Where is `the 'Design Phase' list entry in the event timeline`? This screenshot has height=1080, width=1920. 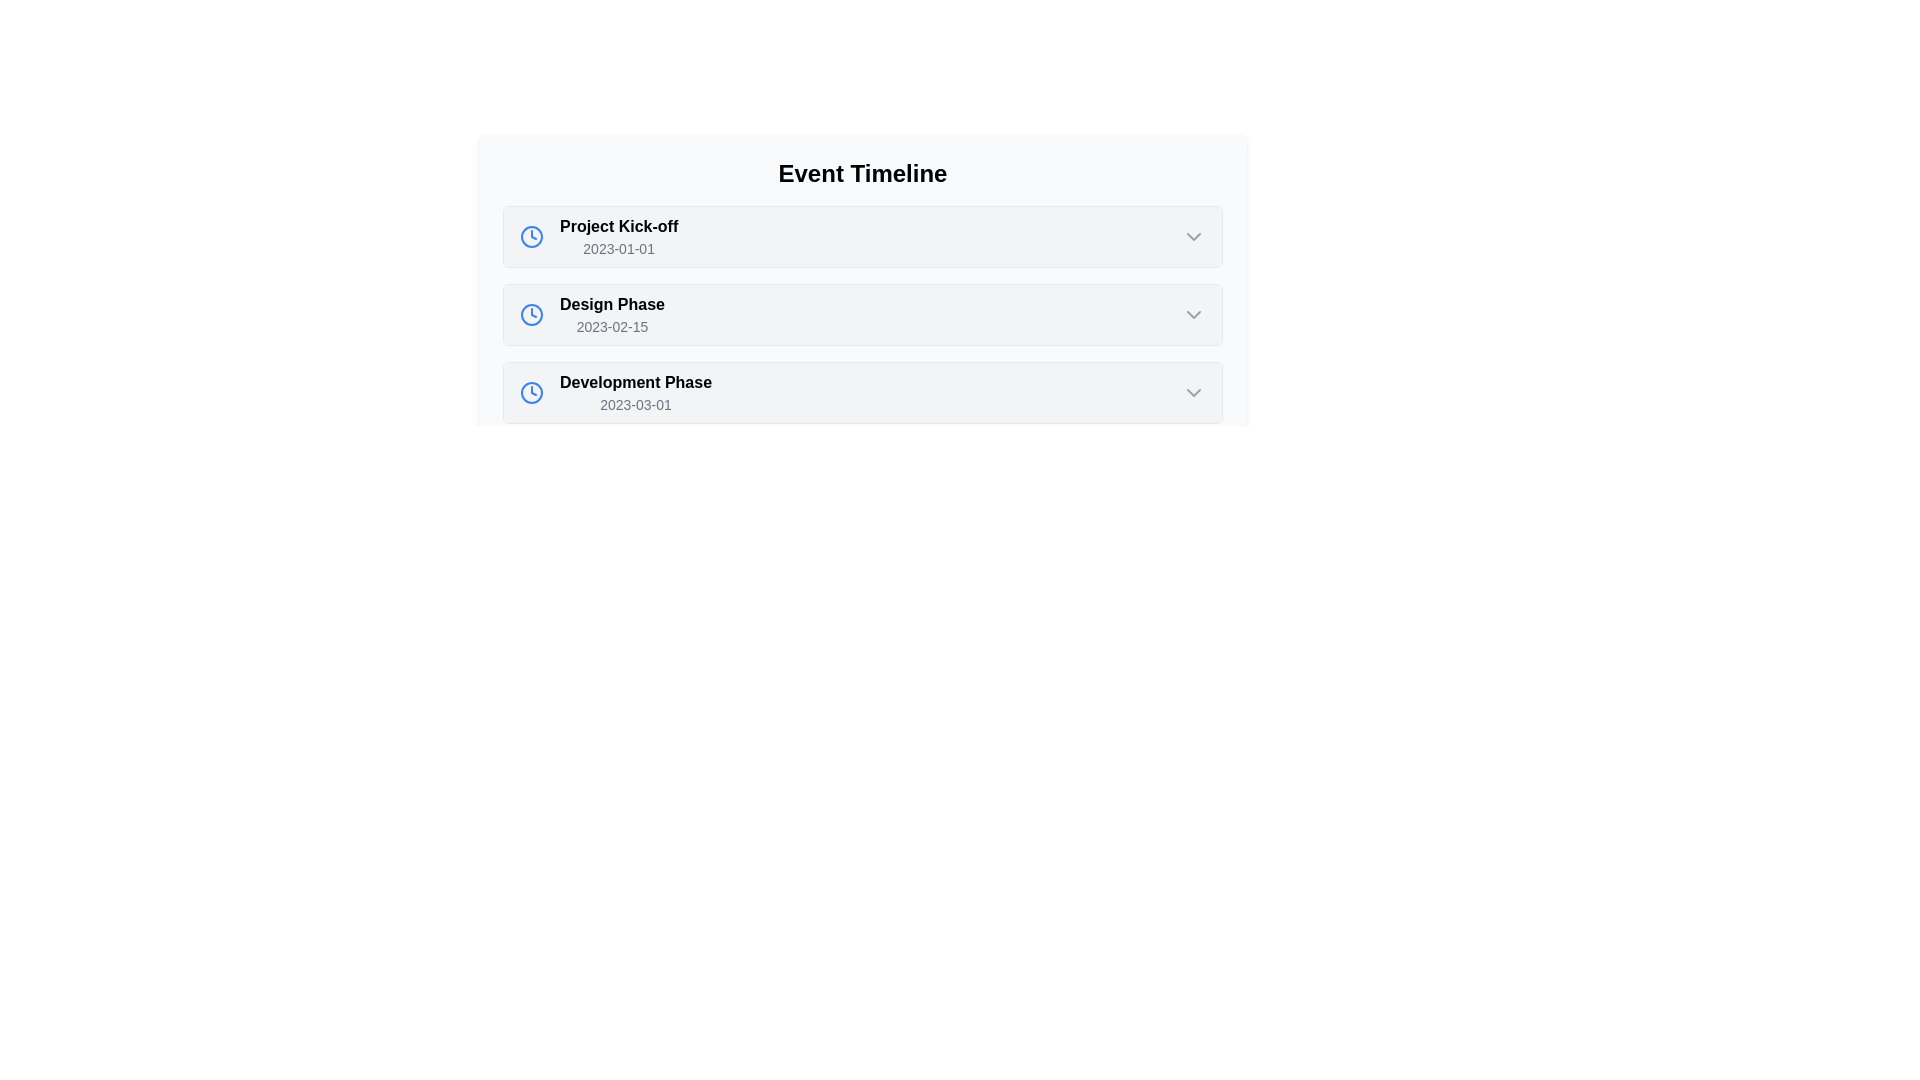 the 'Design Phase' list entry in the event timeline is located at coordinates (863, 315).